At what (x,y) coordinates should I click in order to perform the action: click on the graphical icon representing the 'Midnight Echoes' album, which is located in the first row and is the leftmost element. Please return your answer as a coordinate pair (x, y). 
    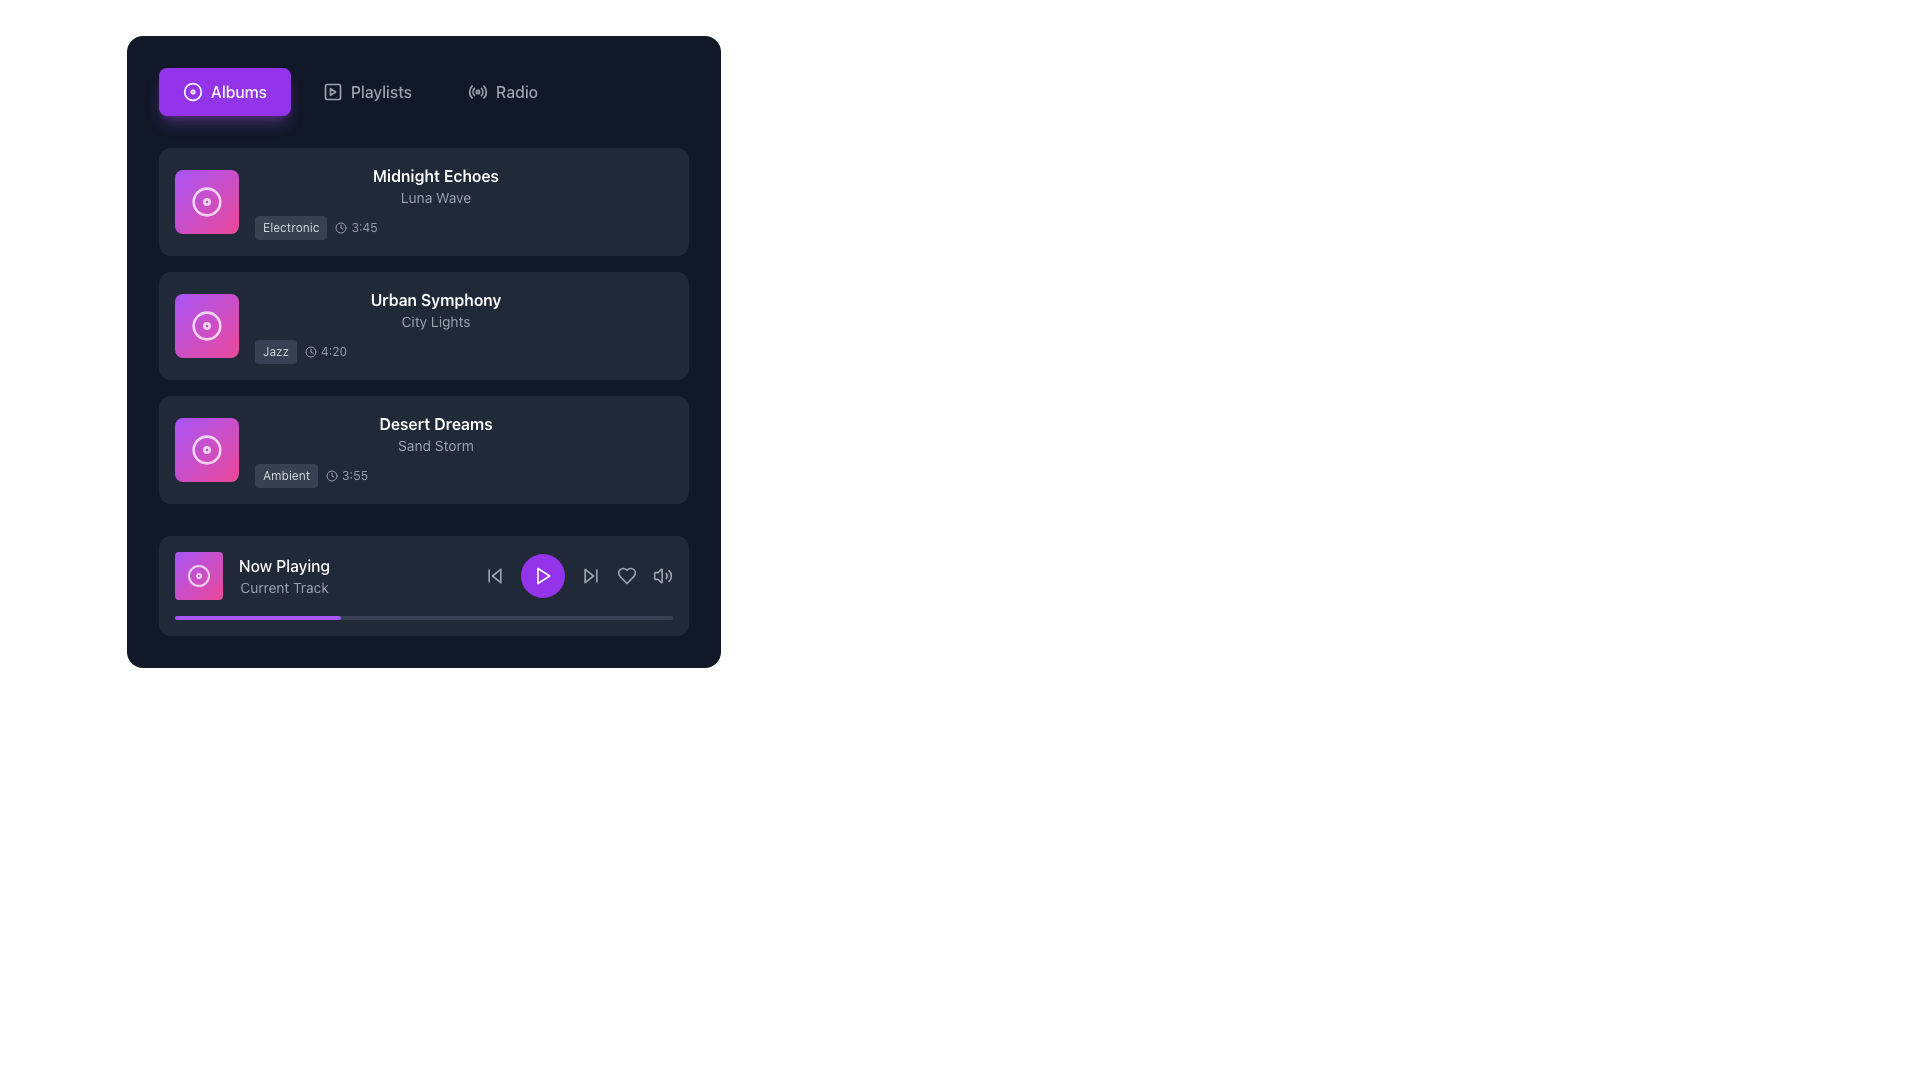
    Looking at the image, I should click on (206, 201).